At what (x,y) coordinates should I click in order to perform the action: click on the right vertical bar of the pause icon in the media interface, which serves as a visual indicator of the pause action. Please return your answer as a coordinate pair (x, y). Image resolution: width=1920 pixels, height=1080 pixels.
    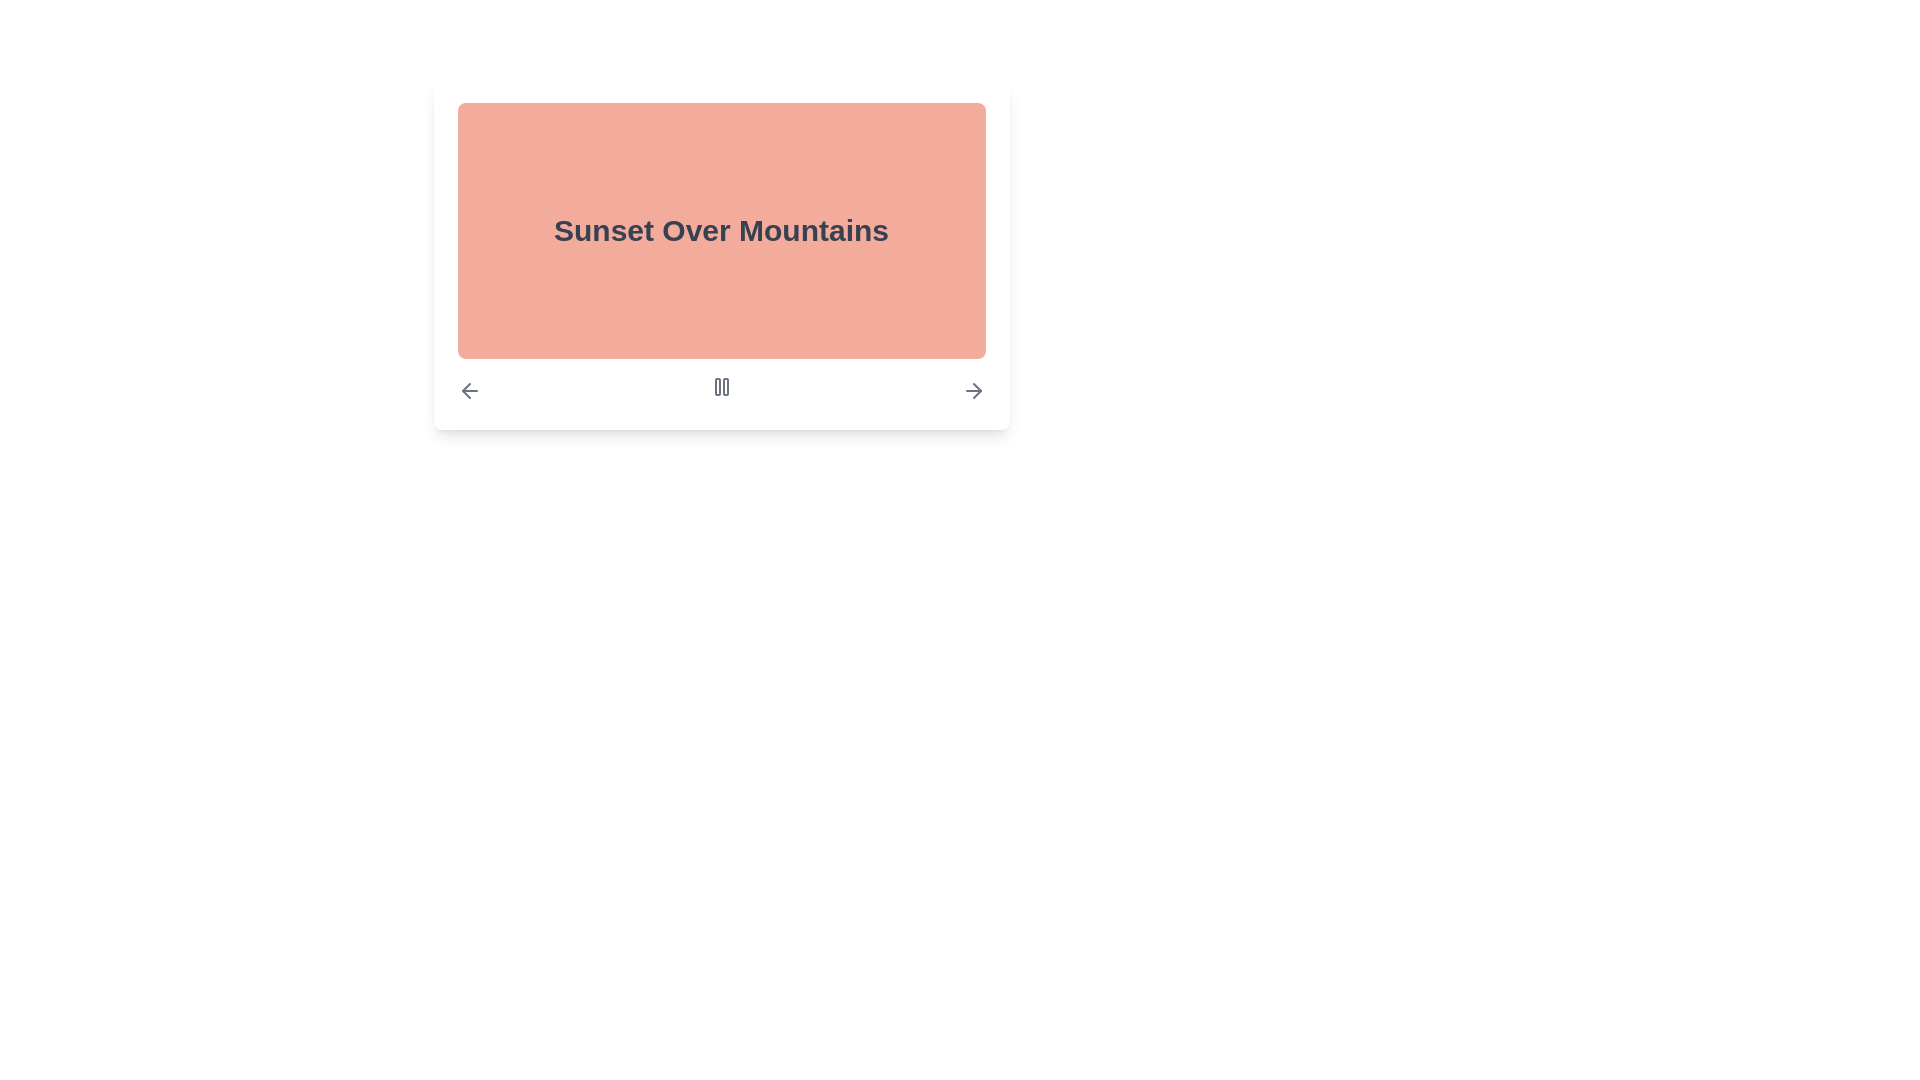
    Looking at the image, I should click on (724, 386).